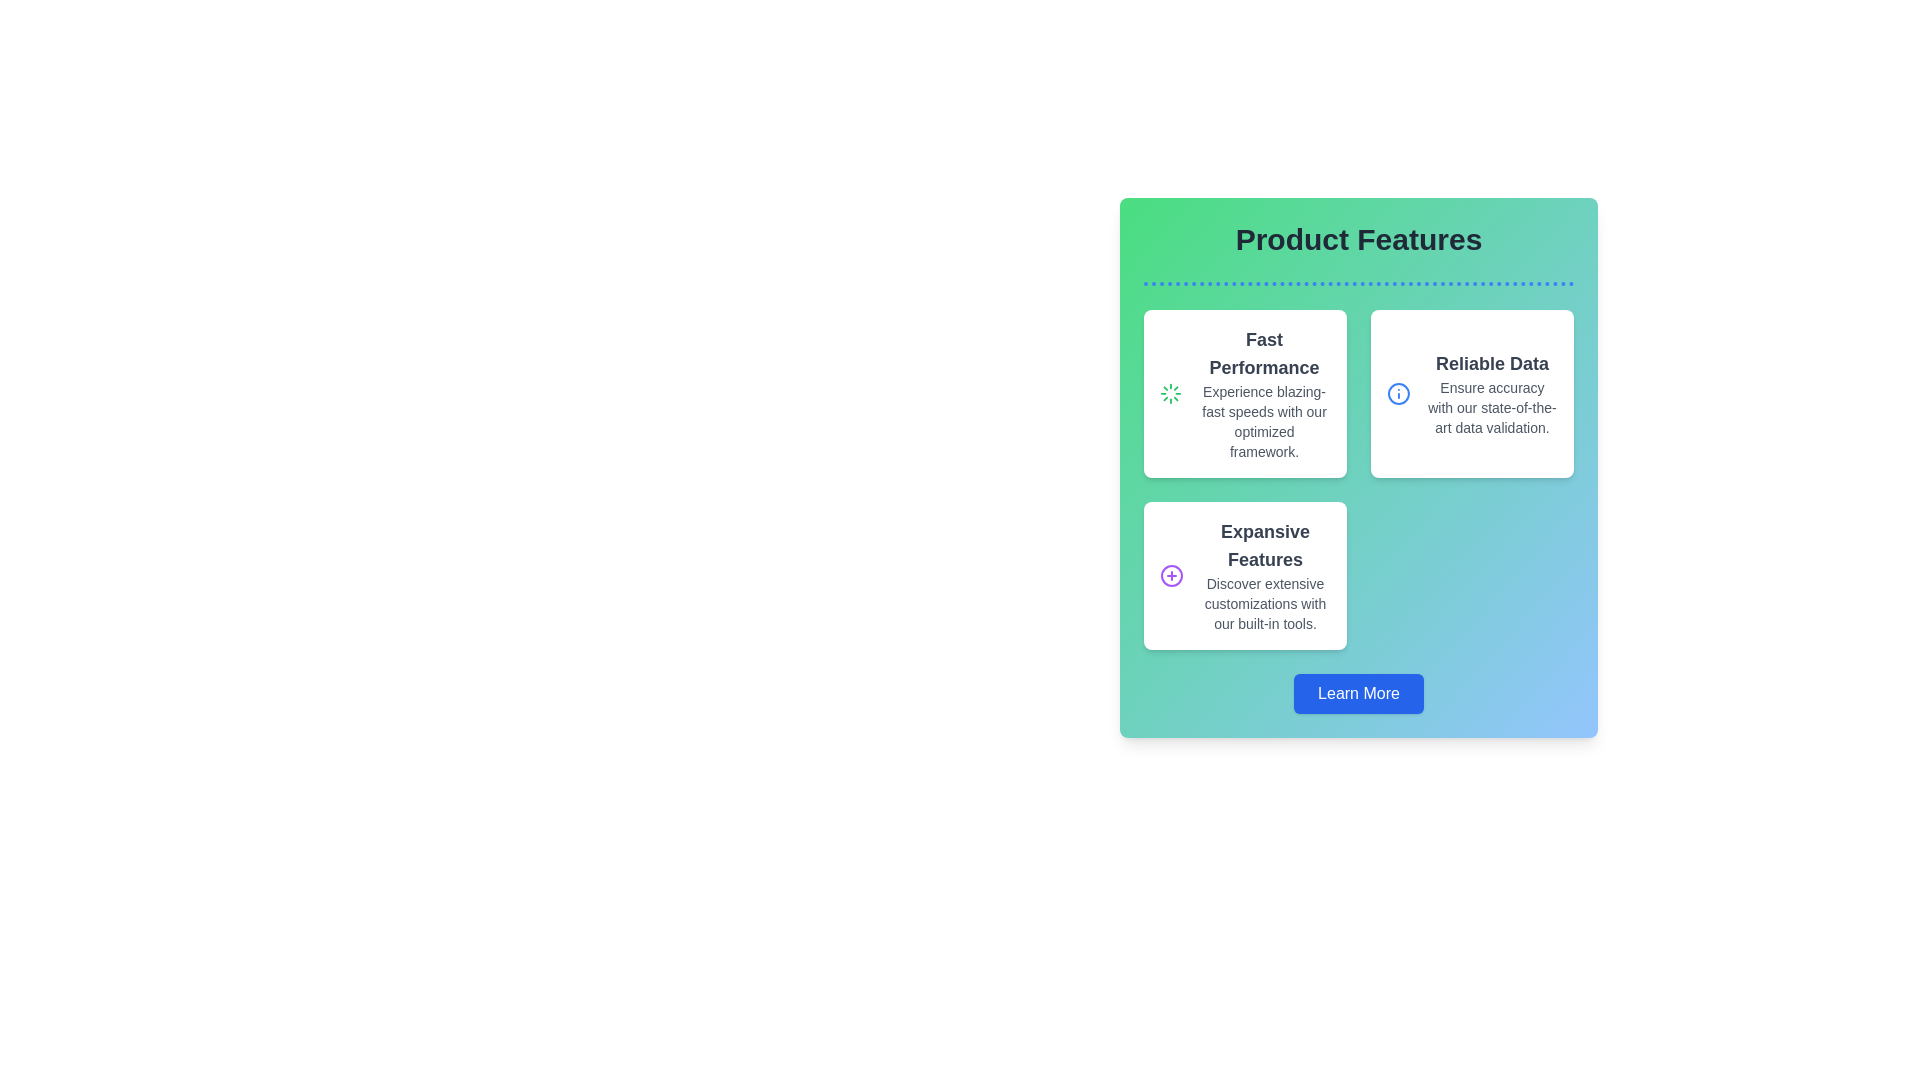 This screenshot has height=1080, width=1920. I want to click on textual content of the Text block located in the bottom left corner of the third card under 'Product Features', which describes the 'Expansive Features' offering and its customizability, so click(1264, 575).